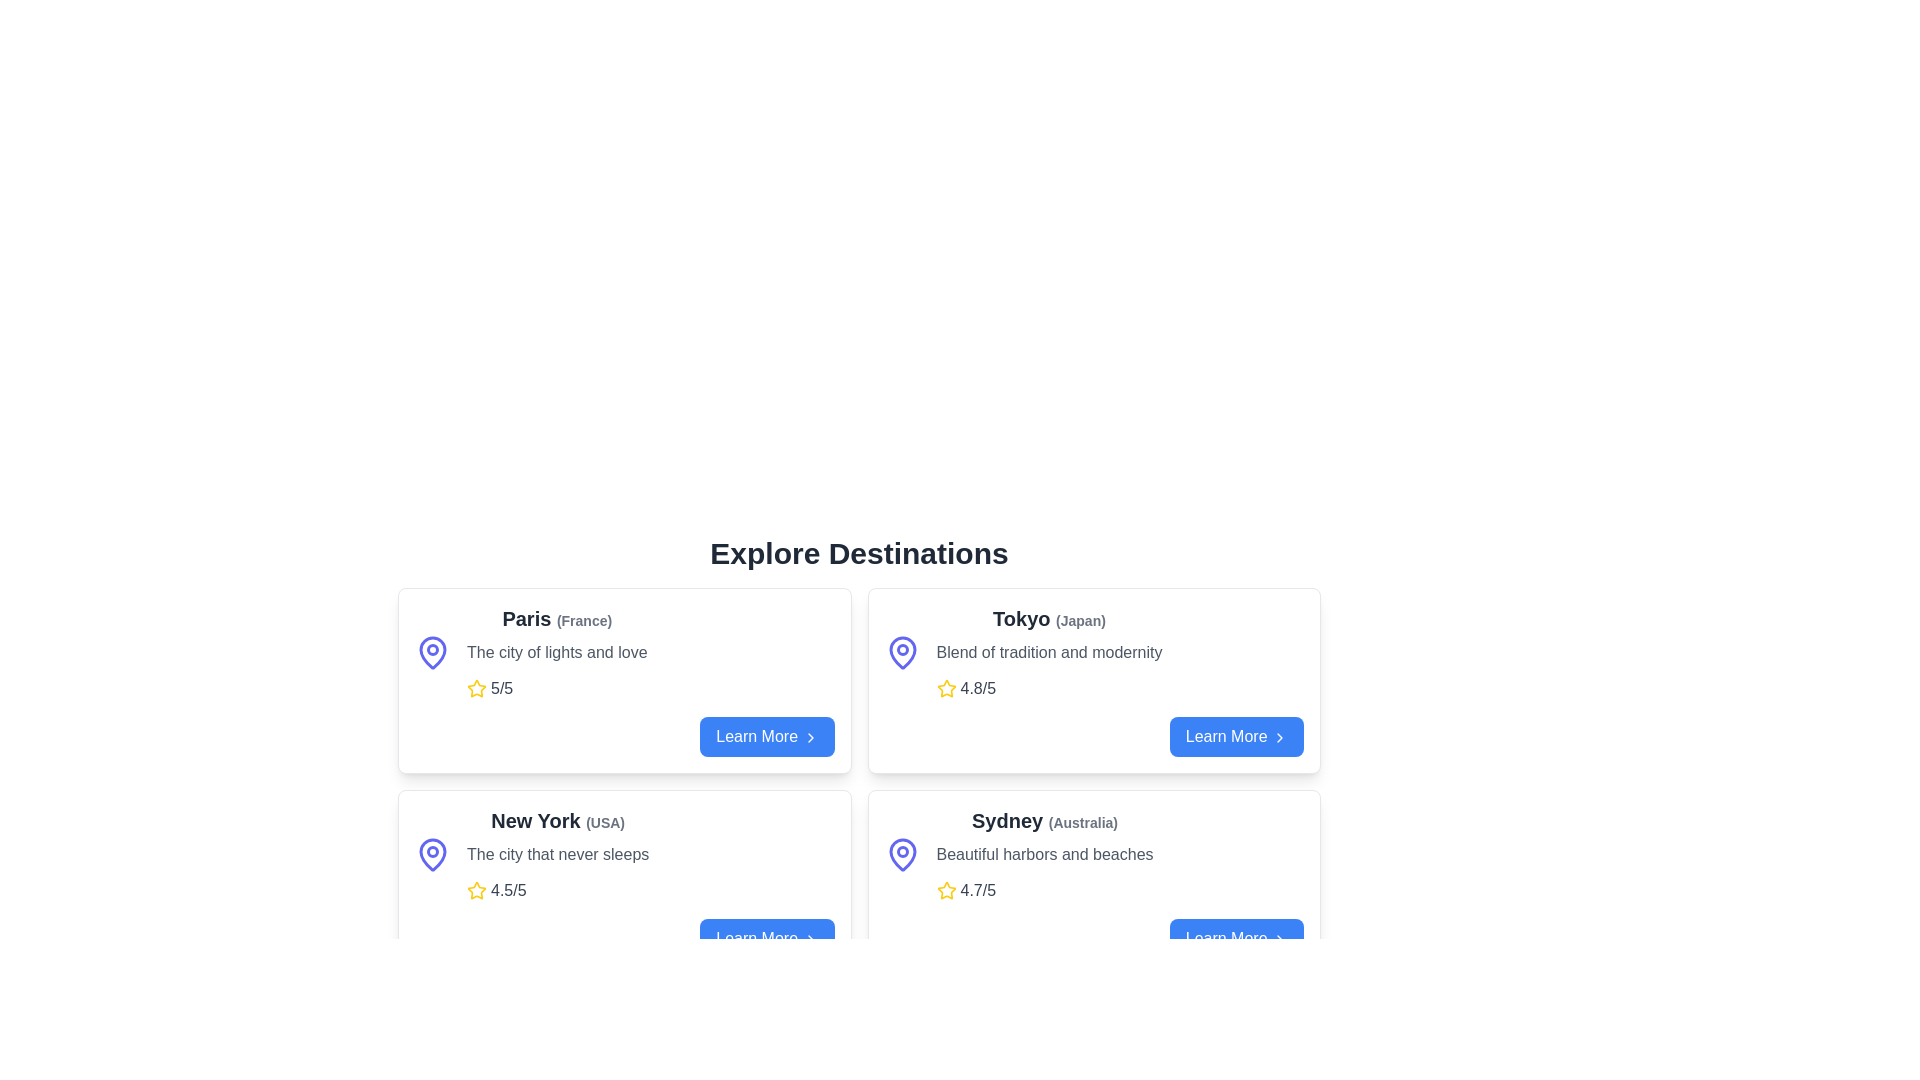  I want to click on the static text label displaying 'Beautiful harbors and beaches' which is located below the title 'Sydney (Australia)' in the lower-right card of a grid layout, so click(1044, 855).